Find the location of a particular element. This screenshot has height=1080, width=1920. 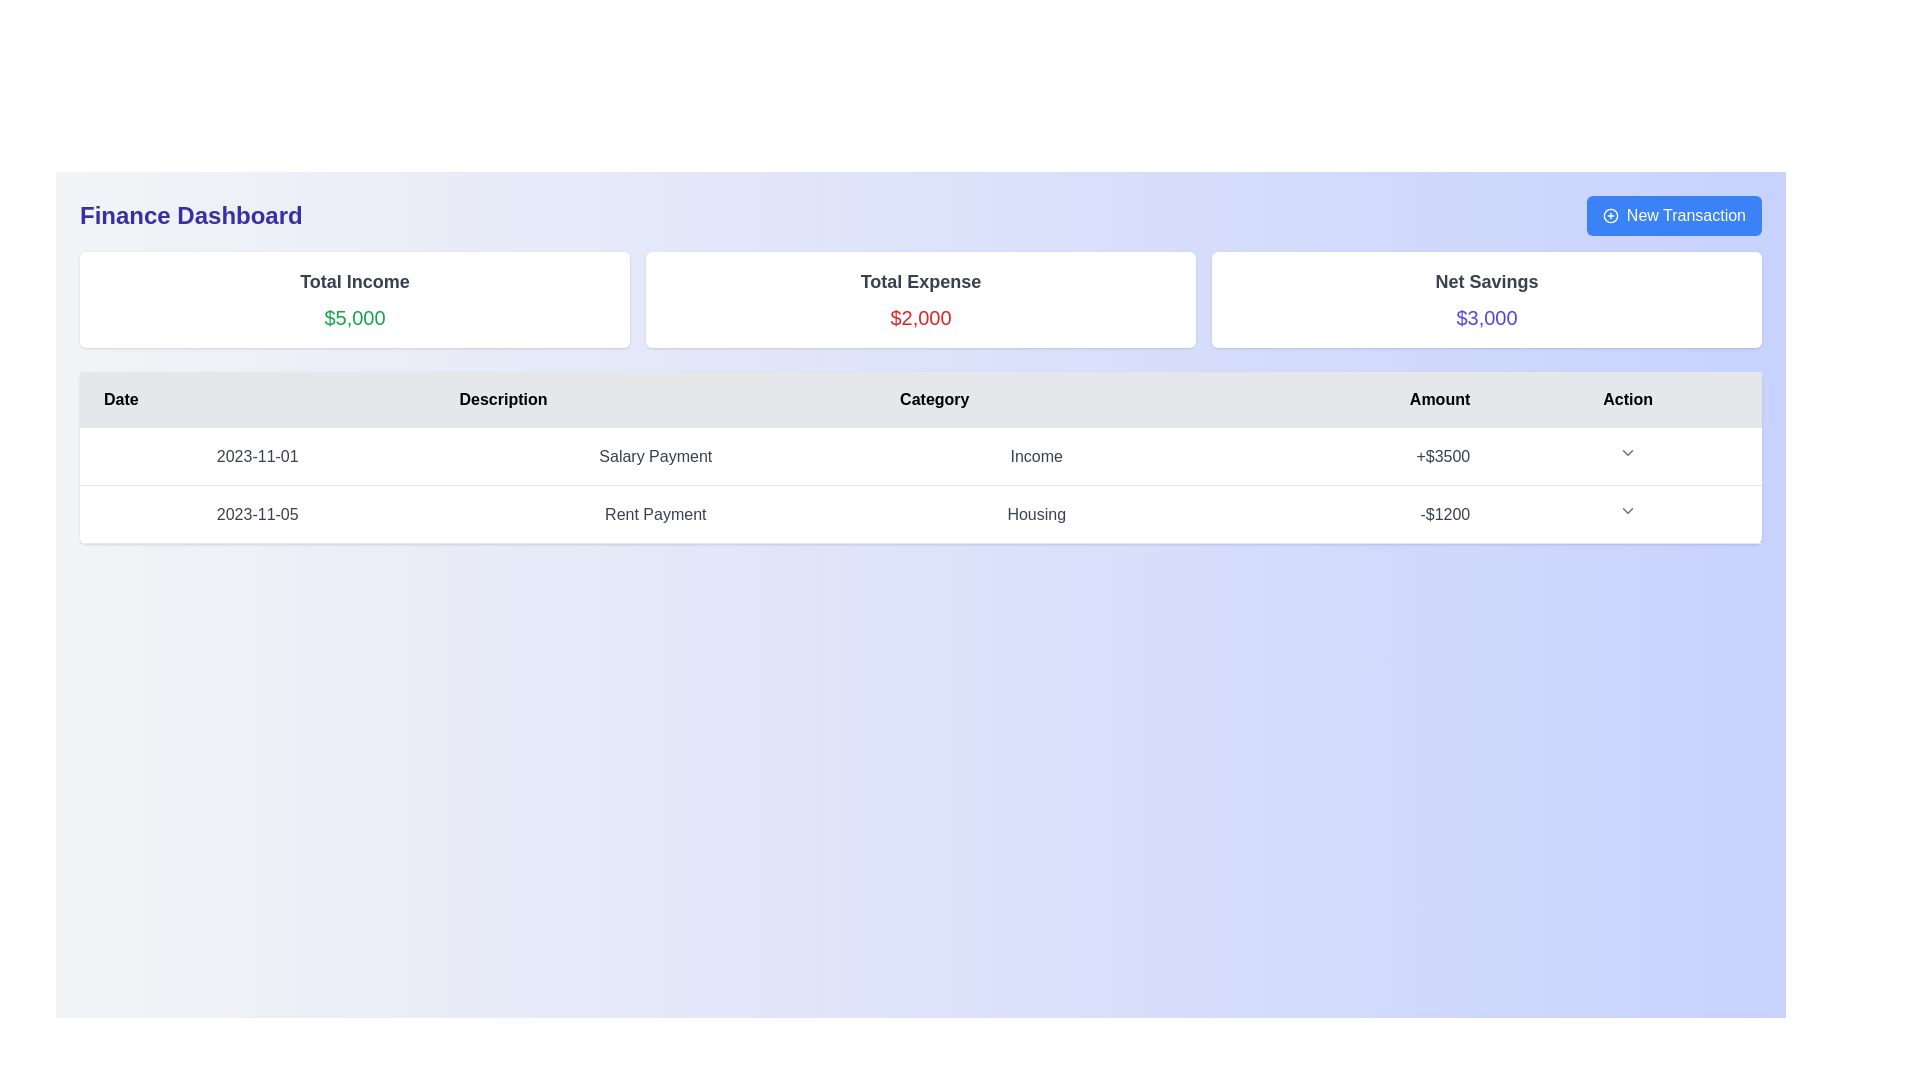

the Dropdown Toggle Button in the 'Action' column of the first row is located at coordinates (1628, 452).